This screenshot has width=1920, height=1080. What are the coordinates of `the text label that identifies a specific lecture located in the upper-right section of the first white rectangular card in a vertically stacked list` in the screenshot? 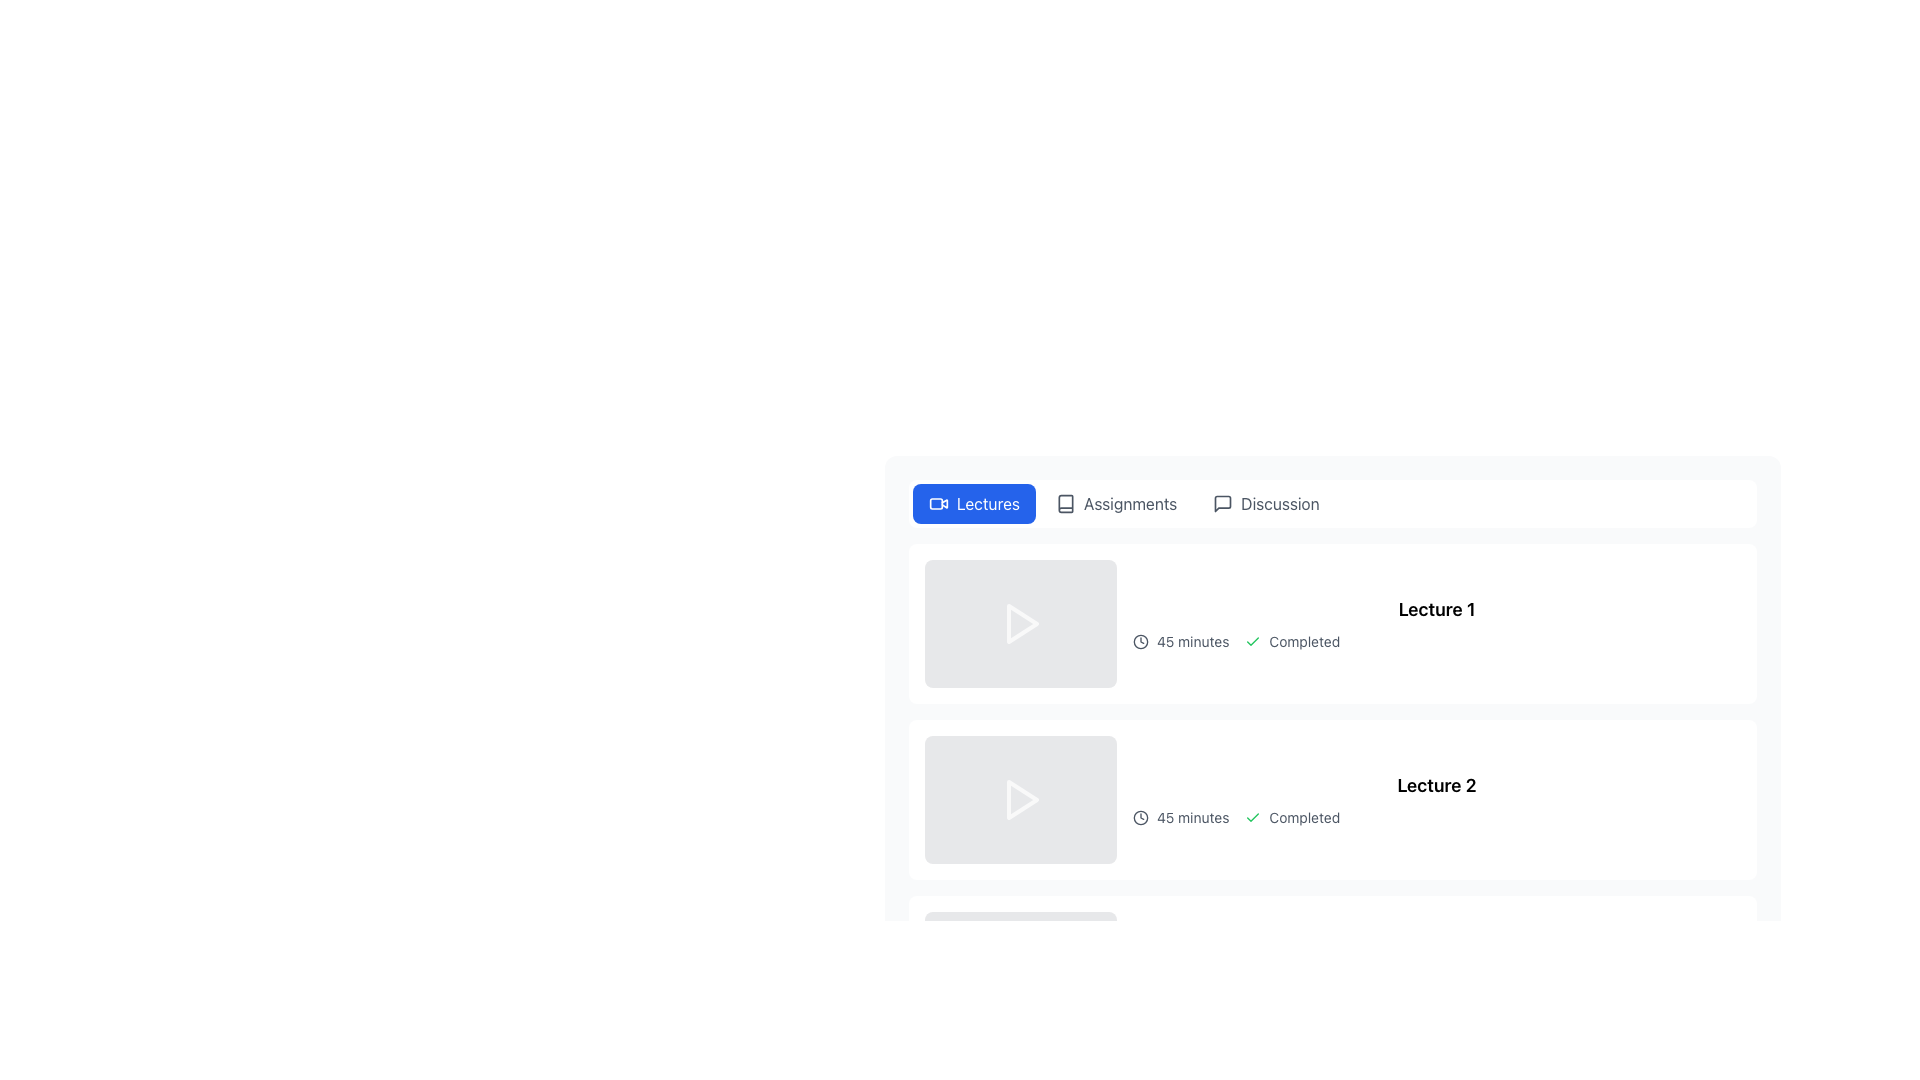 It's located at (1435, 623).